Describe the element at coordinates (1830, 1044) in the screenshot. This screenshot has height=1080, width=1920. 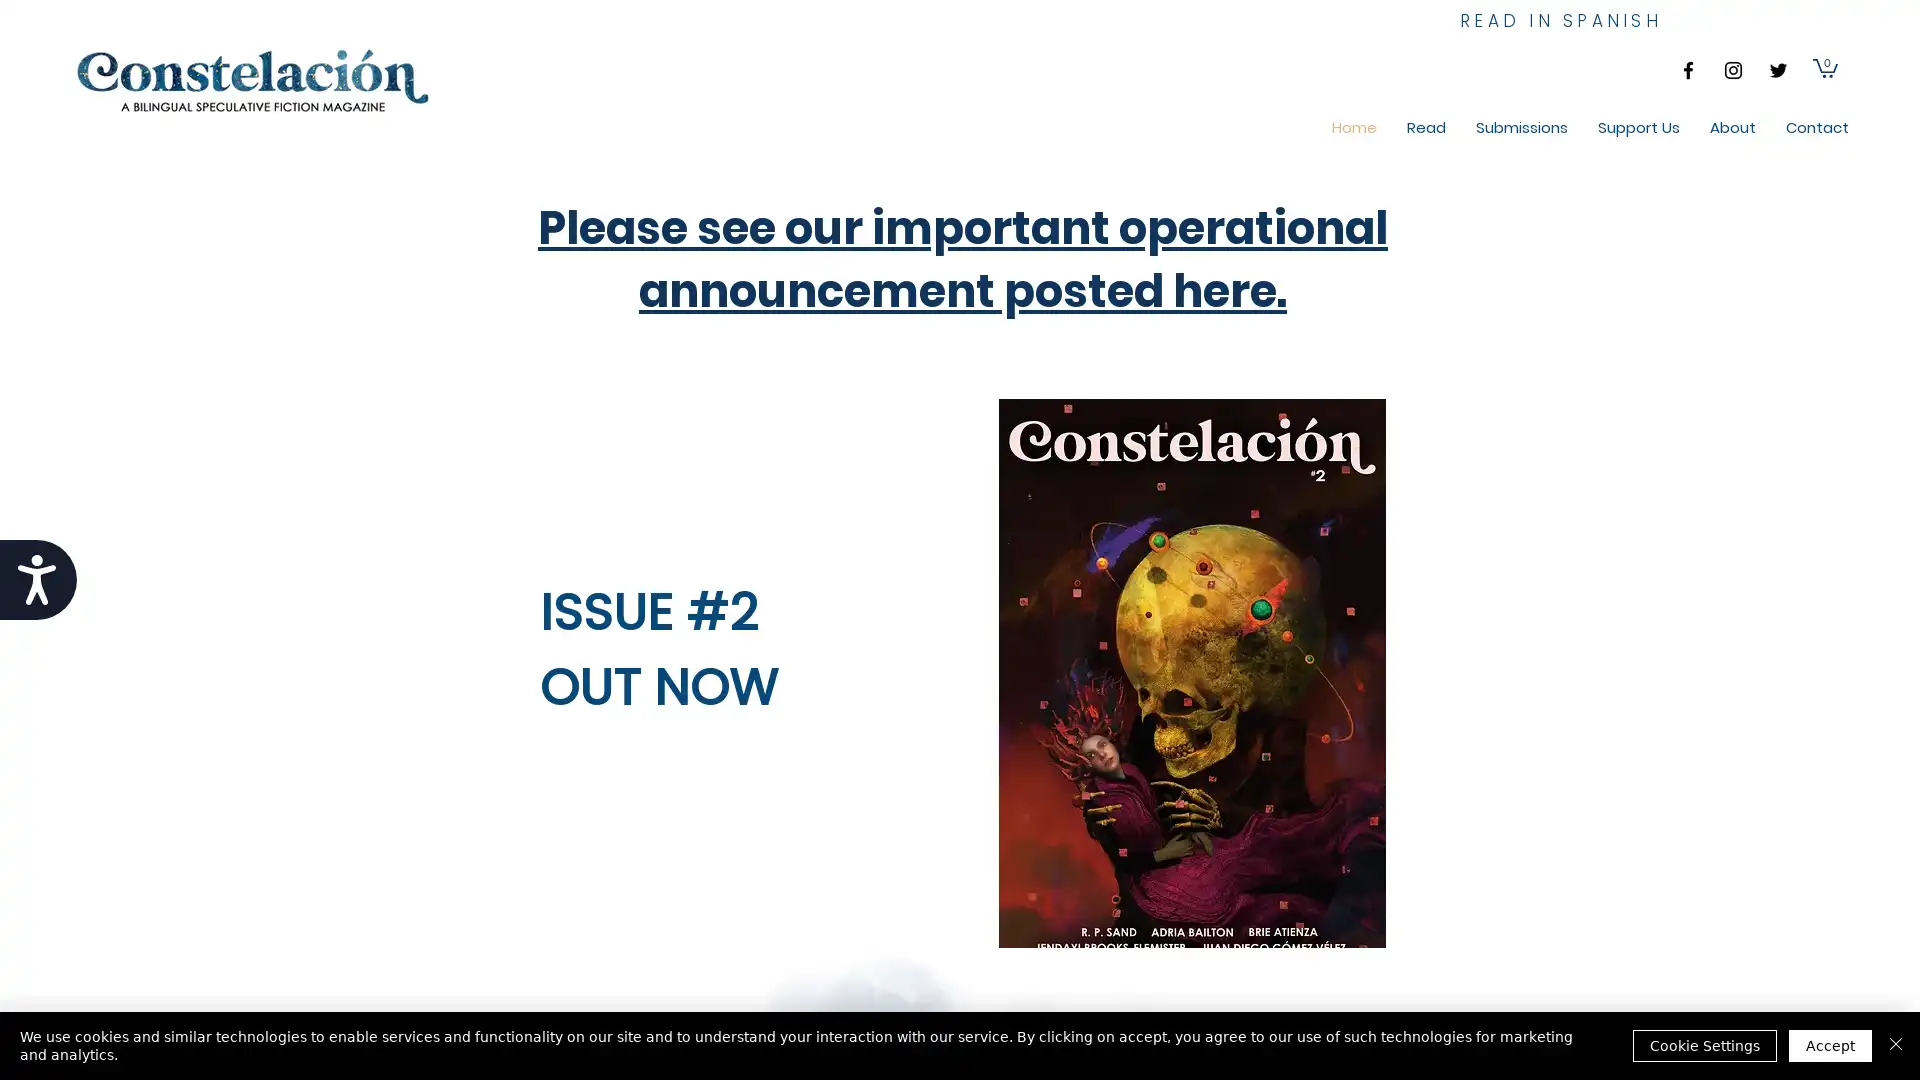
I see `Accept` at that location.